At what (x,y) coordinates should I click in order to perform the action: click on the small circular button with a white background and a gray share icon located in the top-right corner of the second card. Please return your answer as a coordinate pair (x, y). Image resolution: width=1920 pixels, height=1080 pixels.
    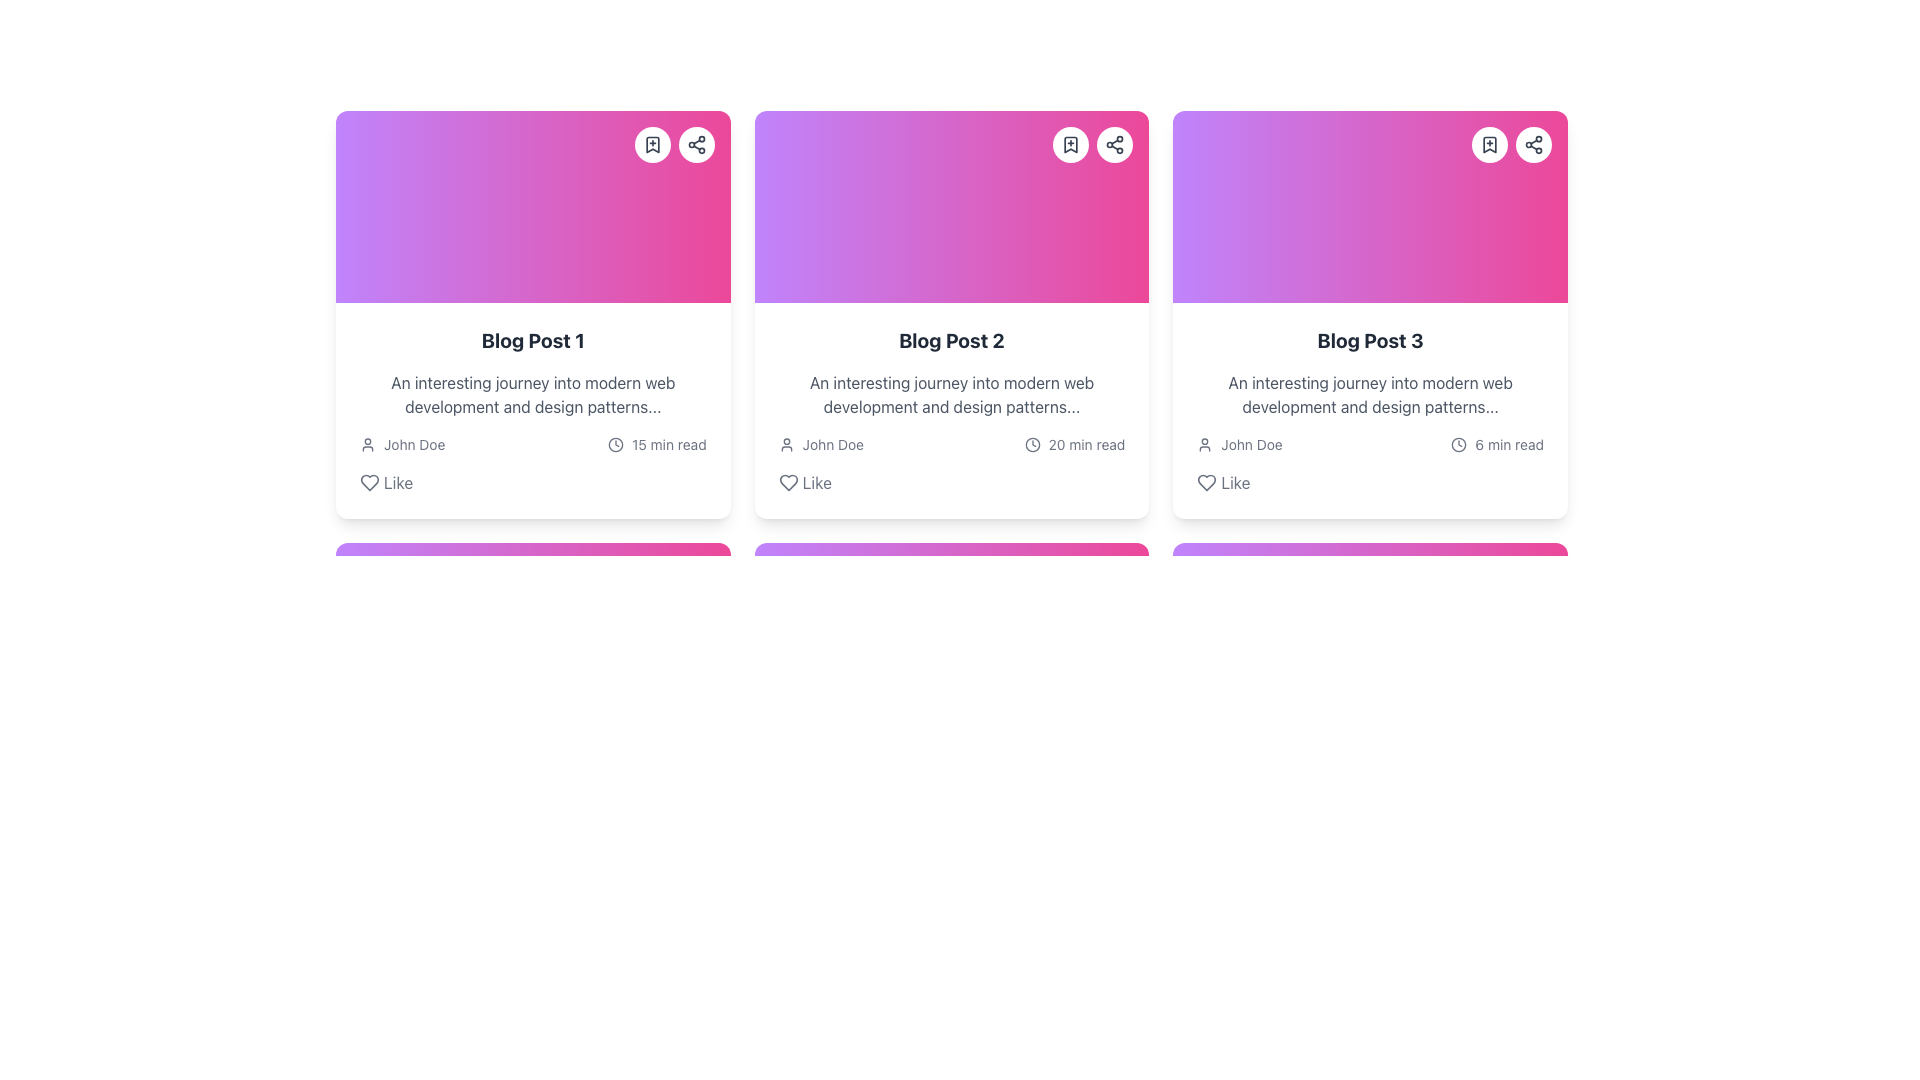
    Looking at the image, I should click on (1114, 144).